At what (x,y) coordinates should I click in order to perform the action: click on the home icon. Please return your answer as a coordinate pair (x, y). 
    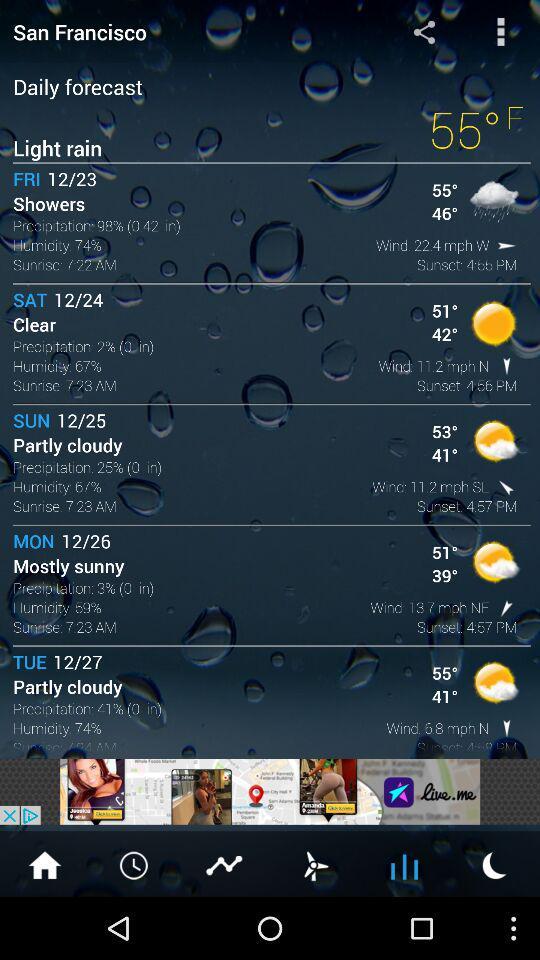
    Looking at the image, I should click on (44, 925).